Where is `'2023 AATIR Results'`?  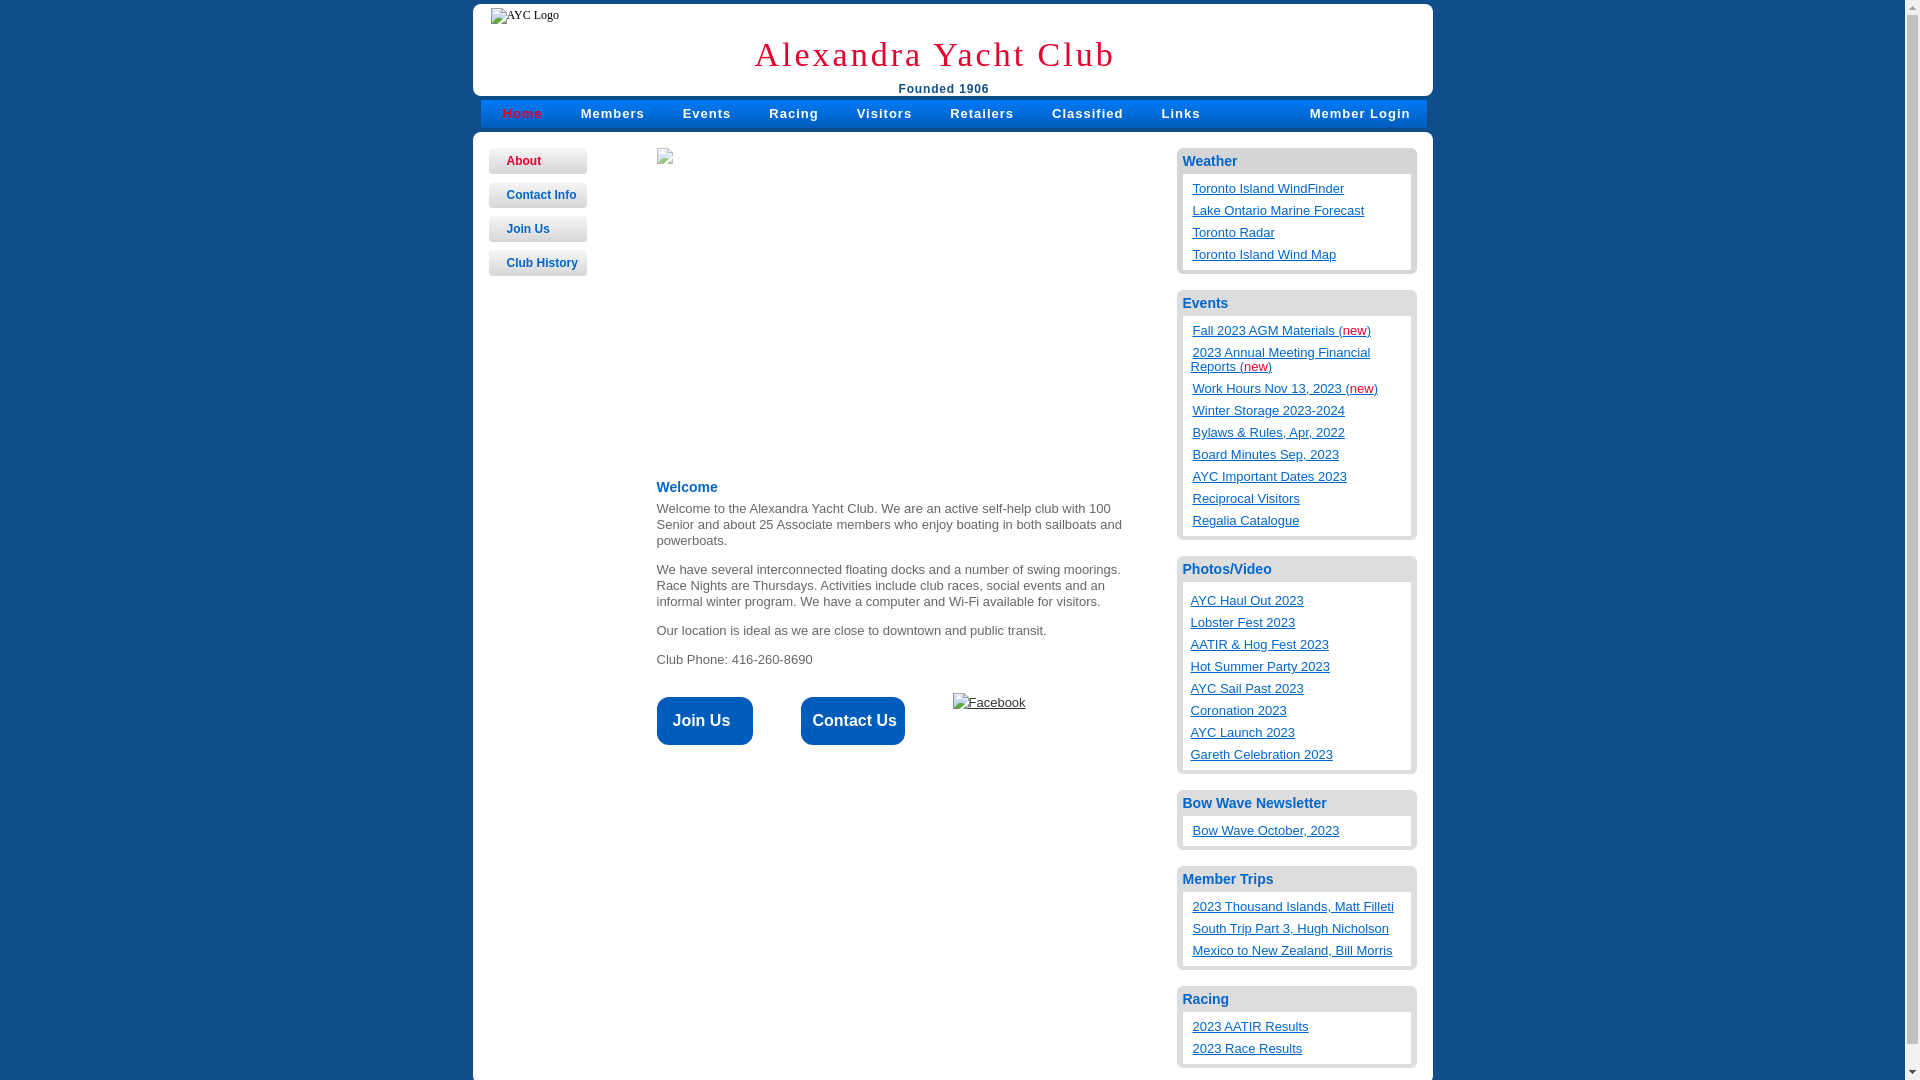
'2023 AATIR Results' is located at coordinates (1300, 1022).